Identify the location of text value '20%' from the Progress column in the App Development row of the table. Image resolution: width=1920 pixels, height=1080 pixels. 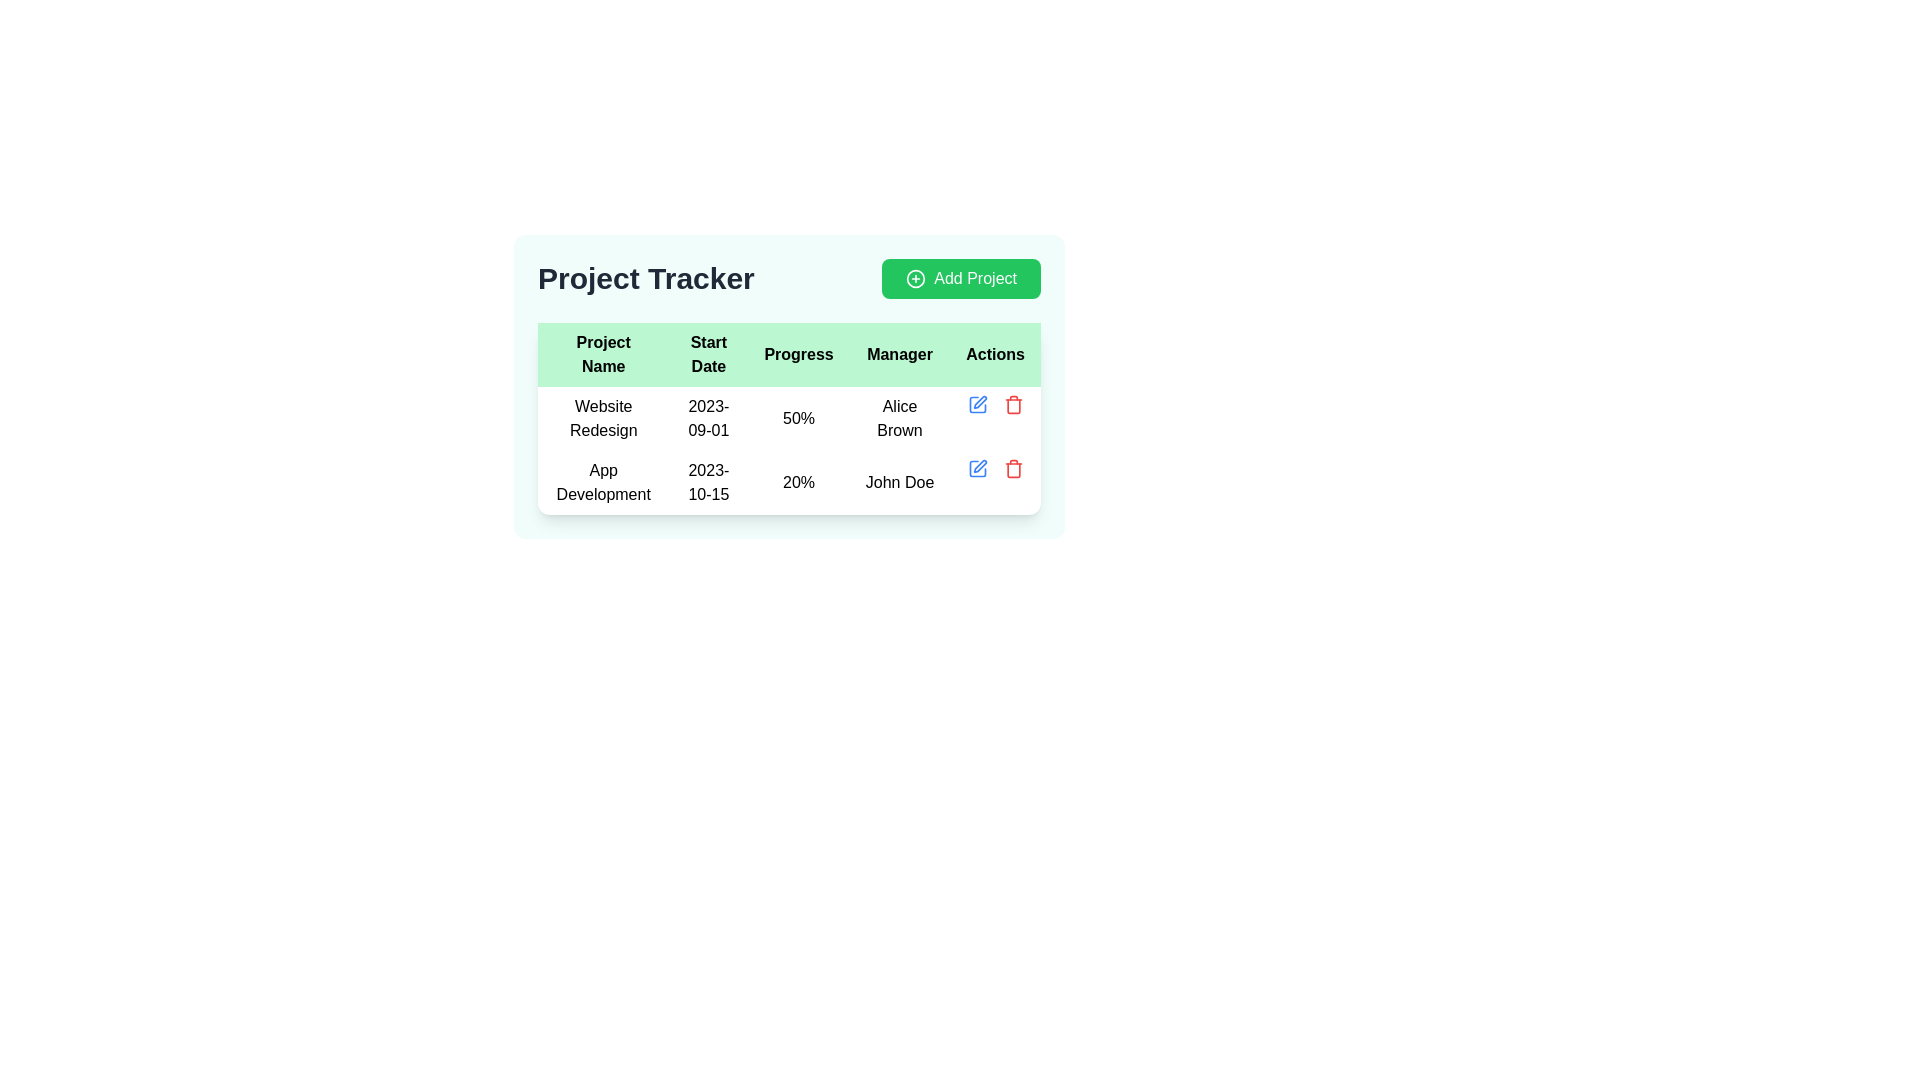
(798, 482).